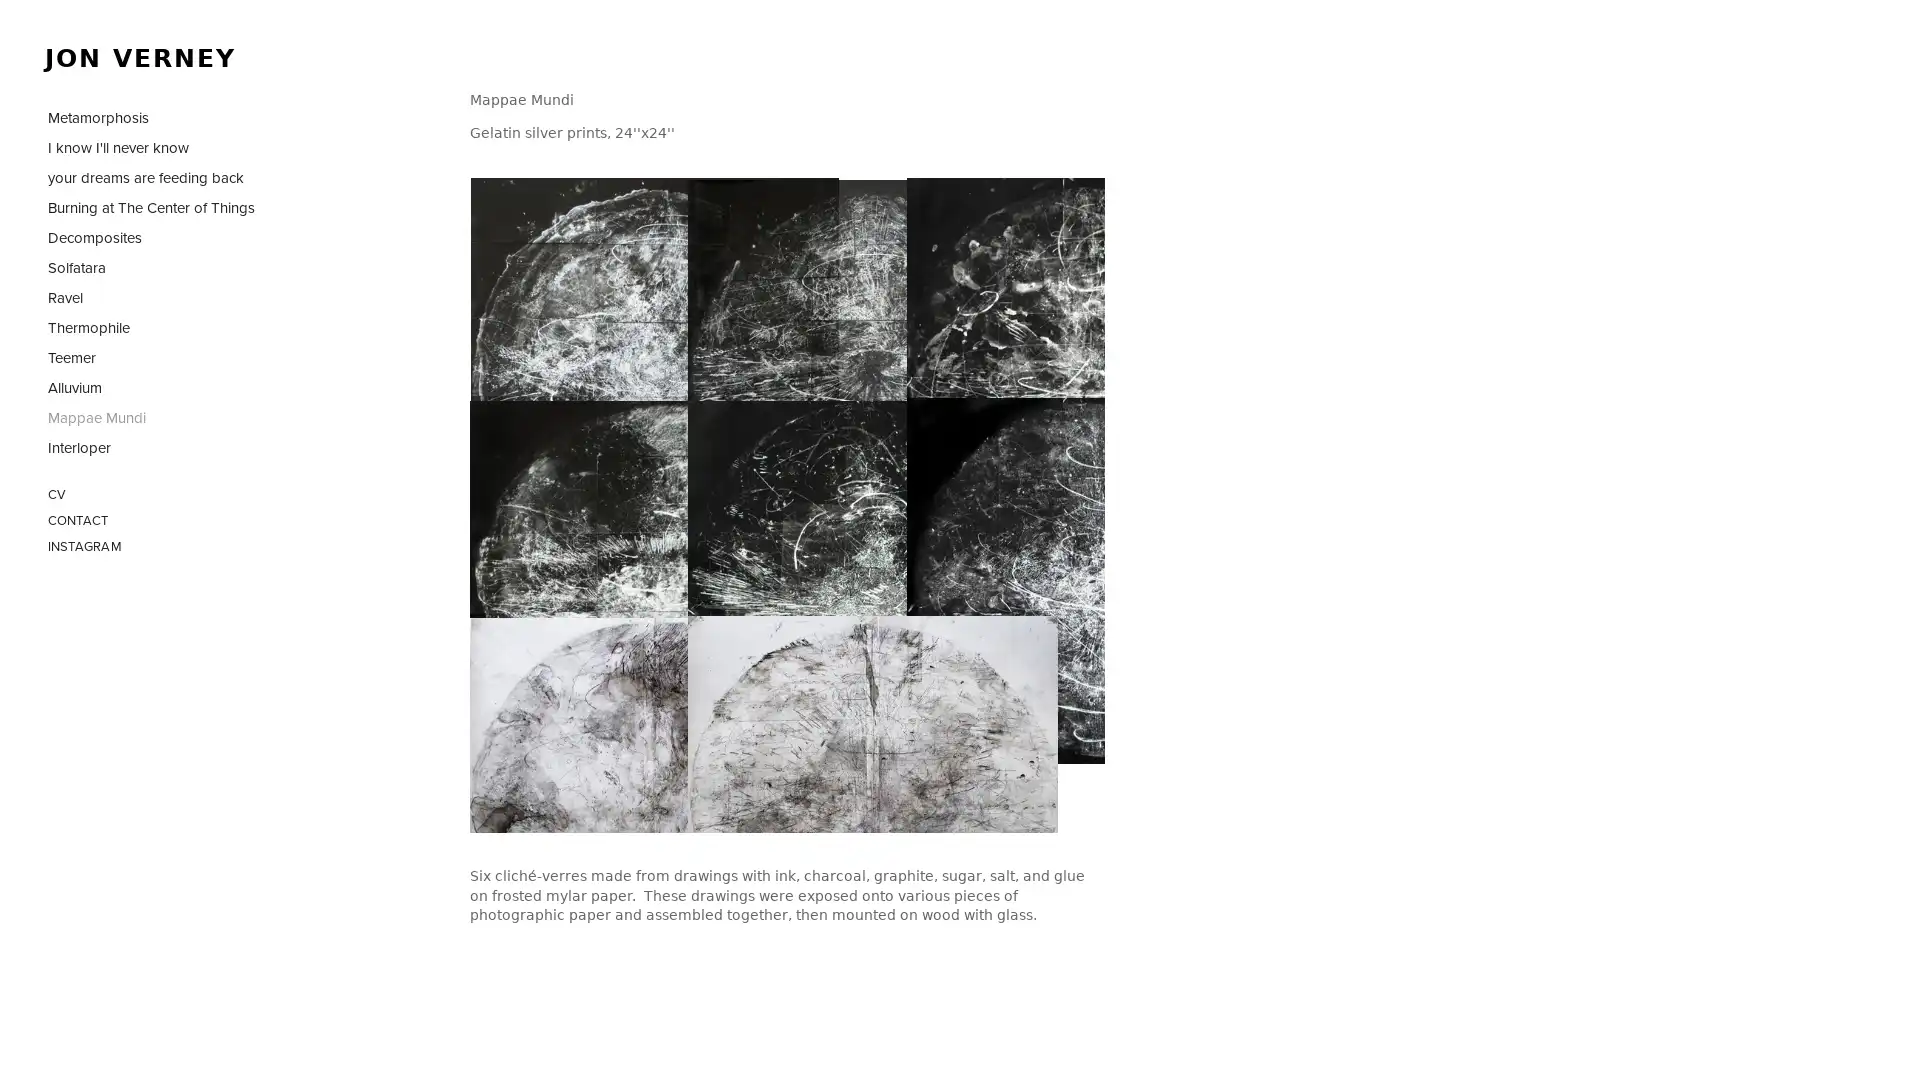  Describe the element at coordinates (568, 712) in the screenshot. I see `View fullsize negative.jpg` at that location.